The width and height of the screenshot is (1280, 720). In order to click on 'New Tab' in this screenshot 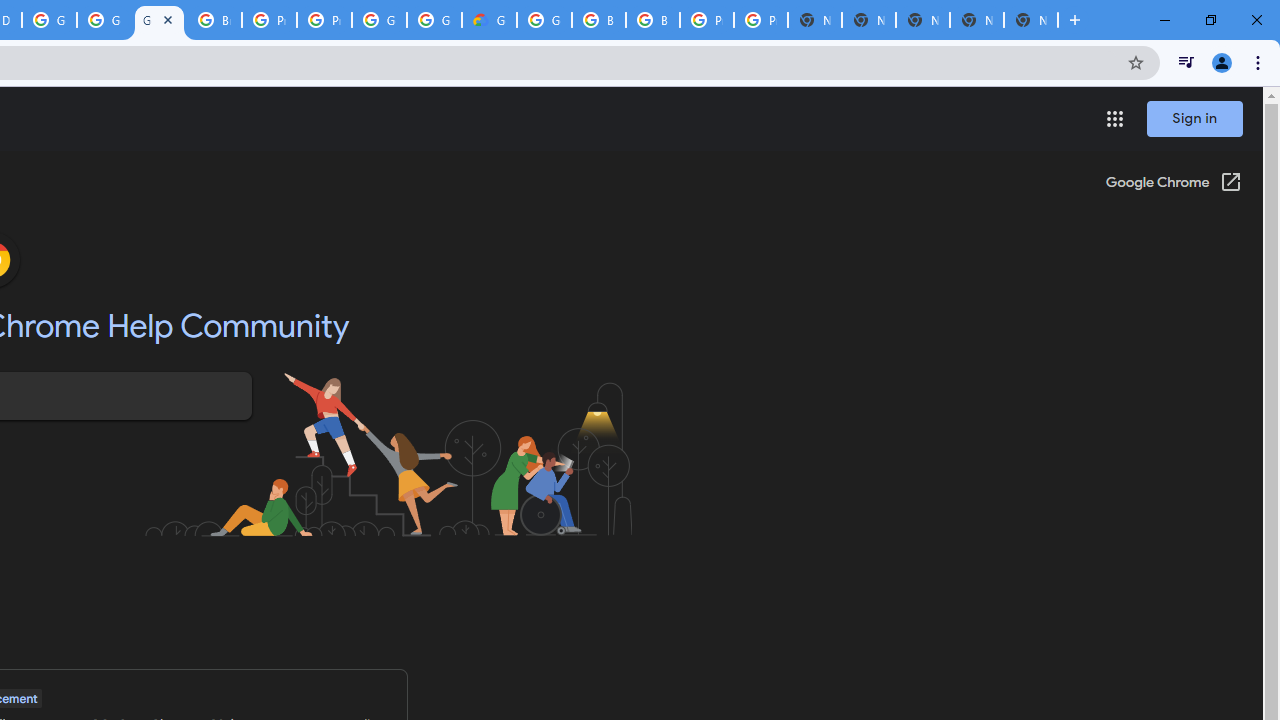, I will do `click(1031, 20)`.